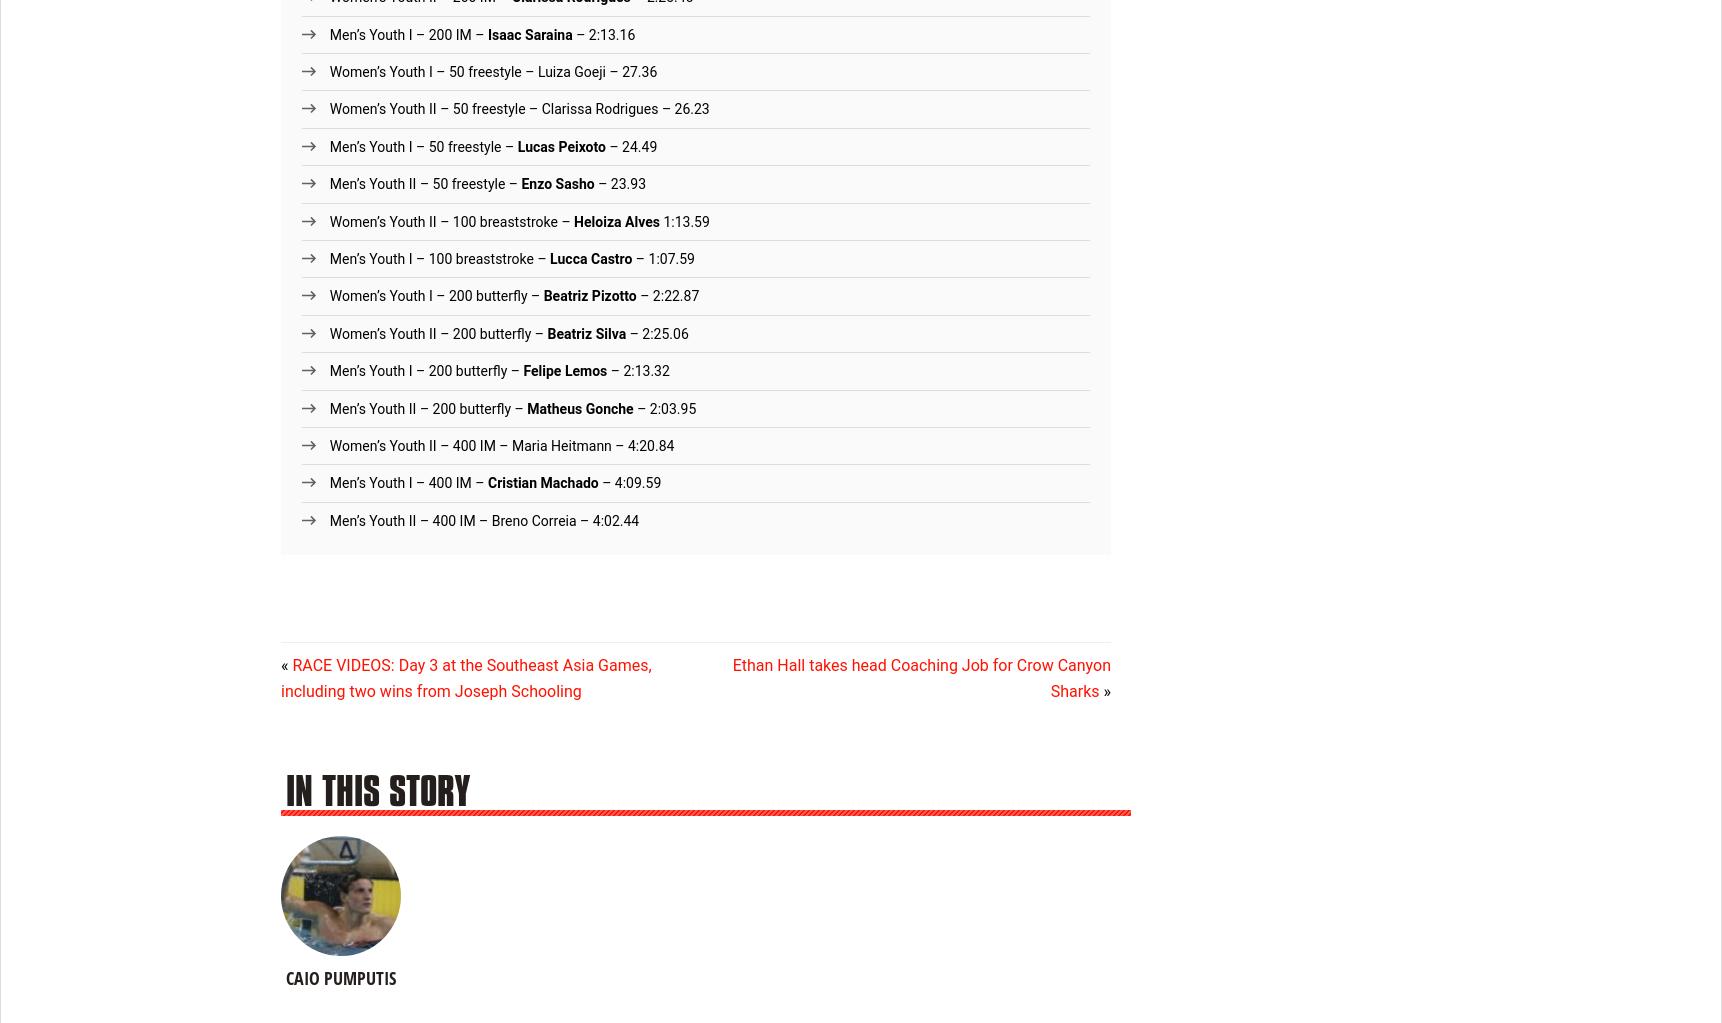 Image resolution: width=1722 pixels, height=1023 pixels. Describe the element at coordinates (328, 71) in the screenshot. I see `'Women’s Youth I – 50 freestyle – Luiza Goeji – 27.36'` at that location.